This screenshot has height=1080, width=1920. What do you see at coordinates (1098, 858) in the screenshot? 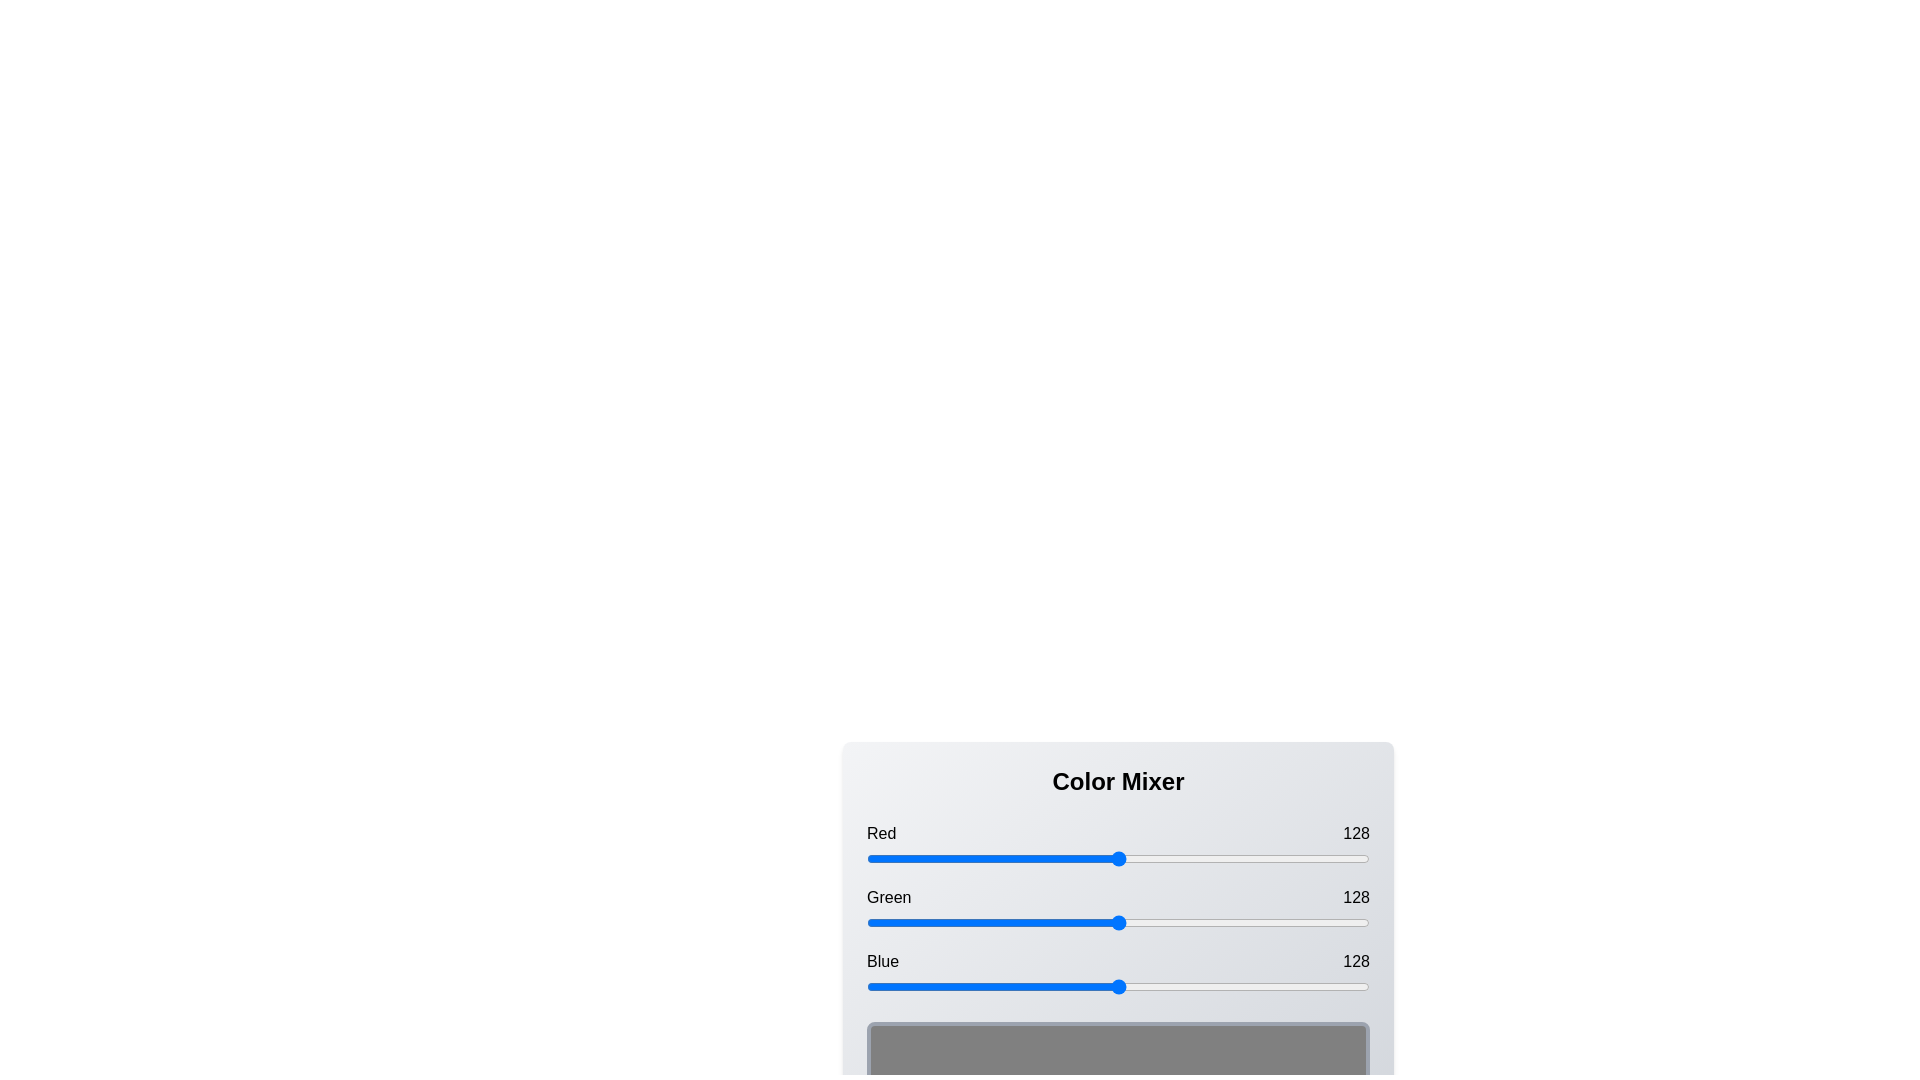
I see `the red slider to 118` at bounding box center [1098, 858].